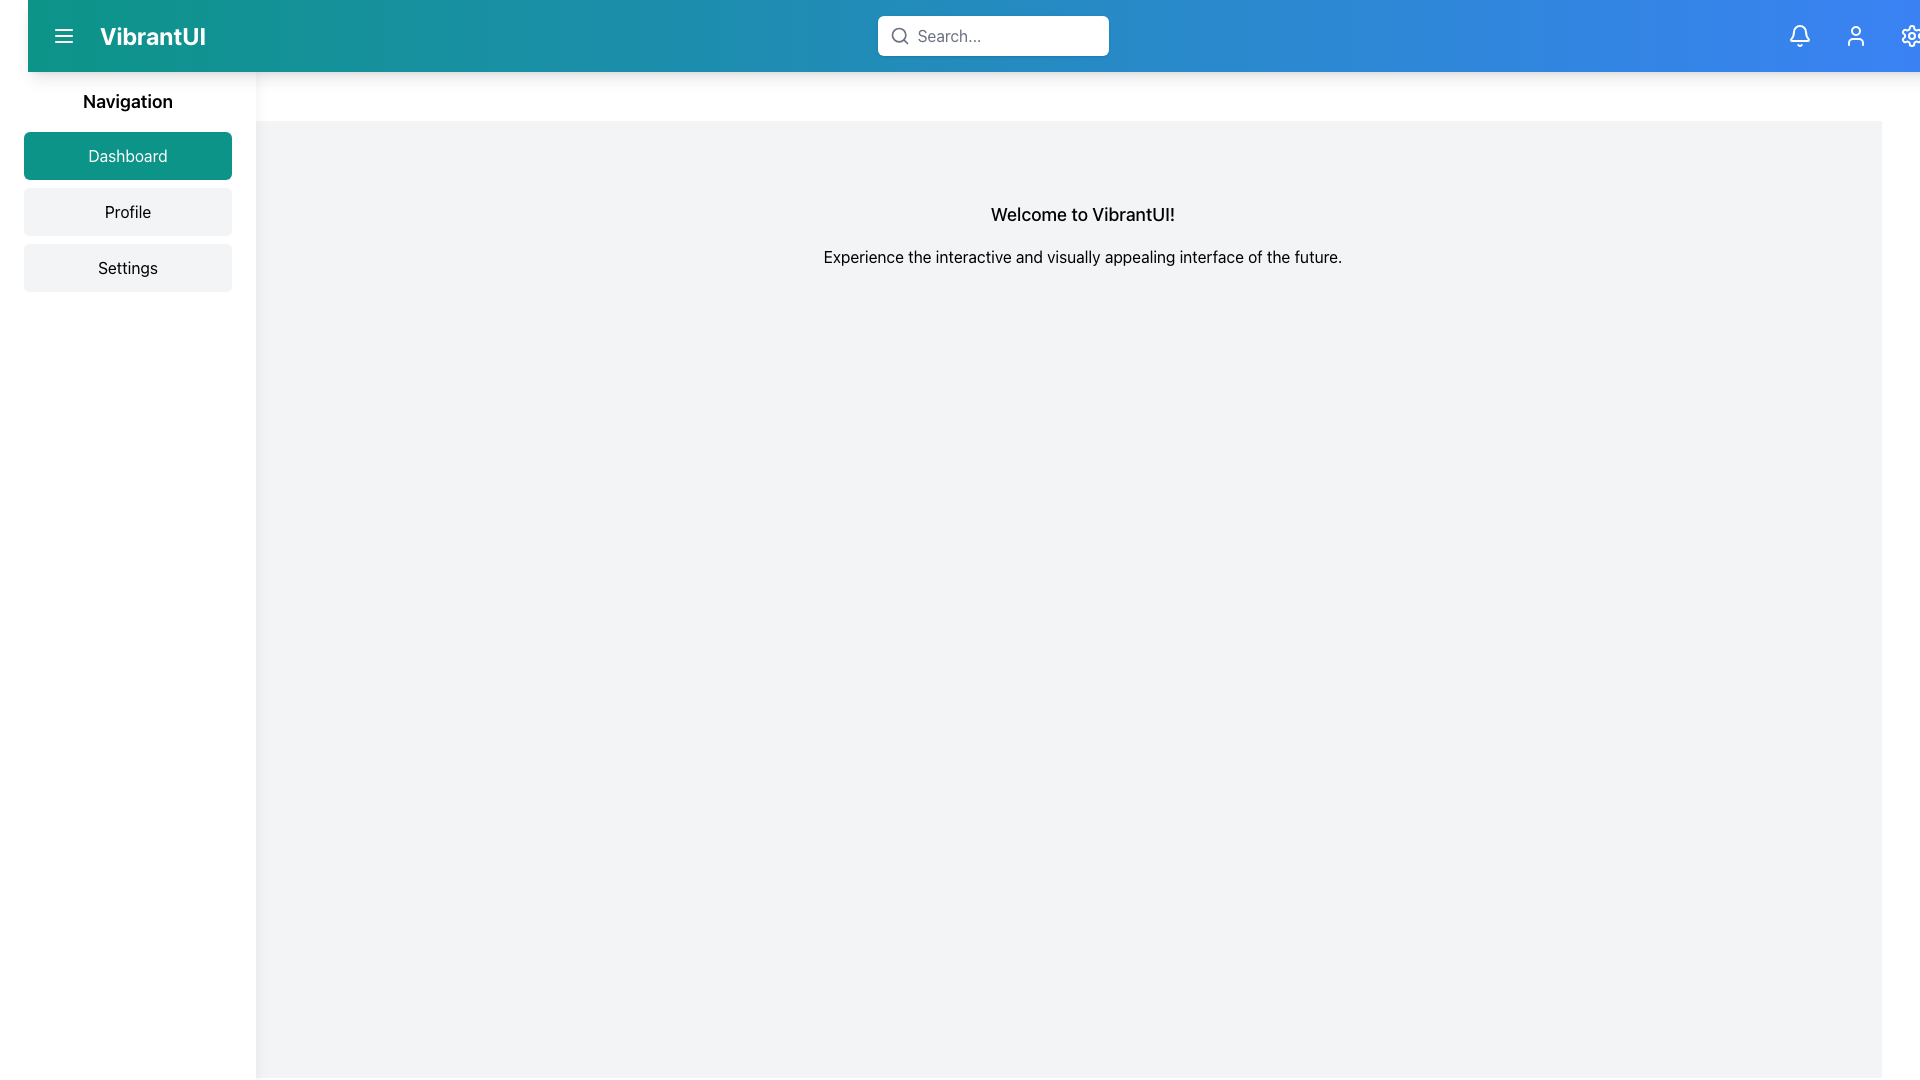 The width and height of the screenshot is (1920, 1080). I want to click on the Settings button in the vertical navigation menu to change its background color, so click(127, 266).